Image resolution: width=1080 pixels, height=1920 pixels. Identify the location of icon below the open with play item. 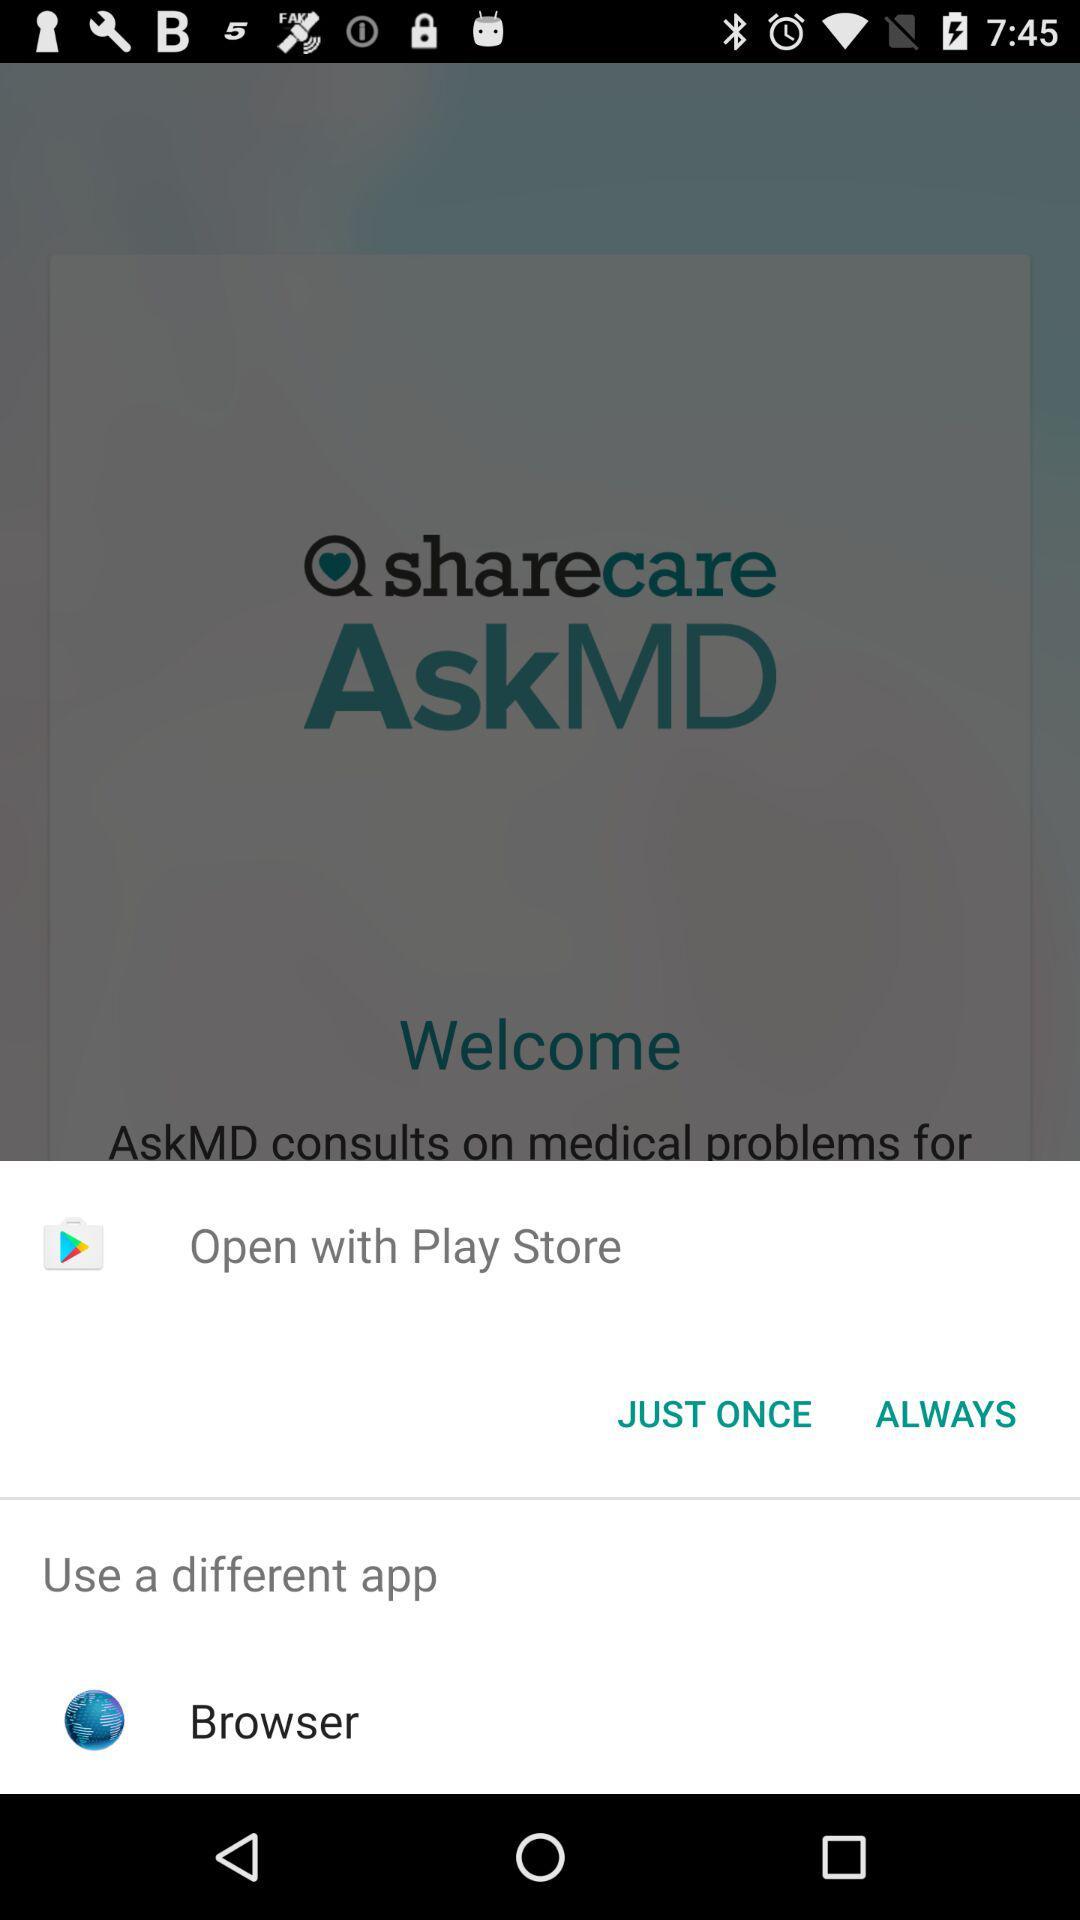
(713, 1411).